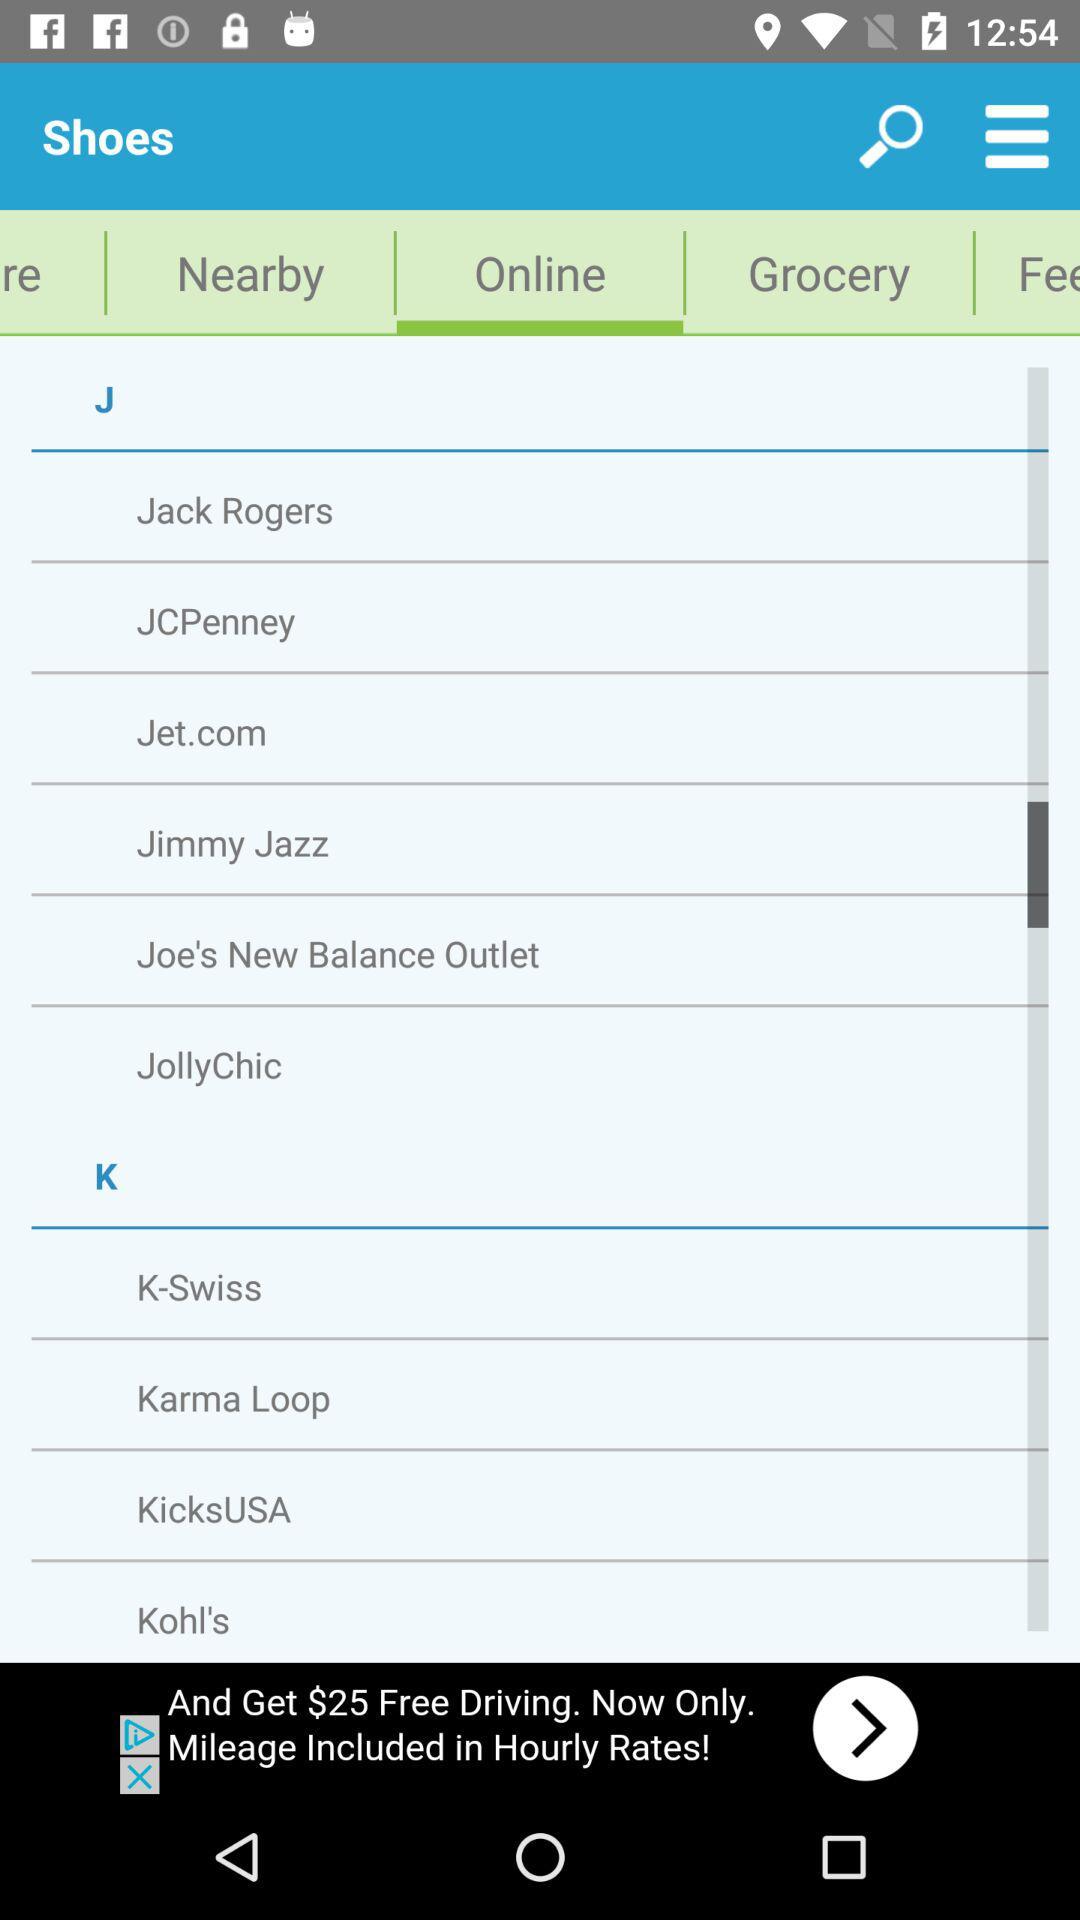 This screenshot has height=1920, width=1080. Describe the element at coordinates (890, 136) in the screenshot. I see `the search option` at that location.